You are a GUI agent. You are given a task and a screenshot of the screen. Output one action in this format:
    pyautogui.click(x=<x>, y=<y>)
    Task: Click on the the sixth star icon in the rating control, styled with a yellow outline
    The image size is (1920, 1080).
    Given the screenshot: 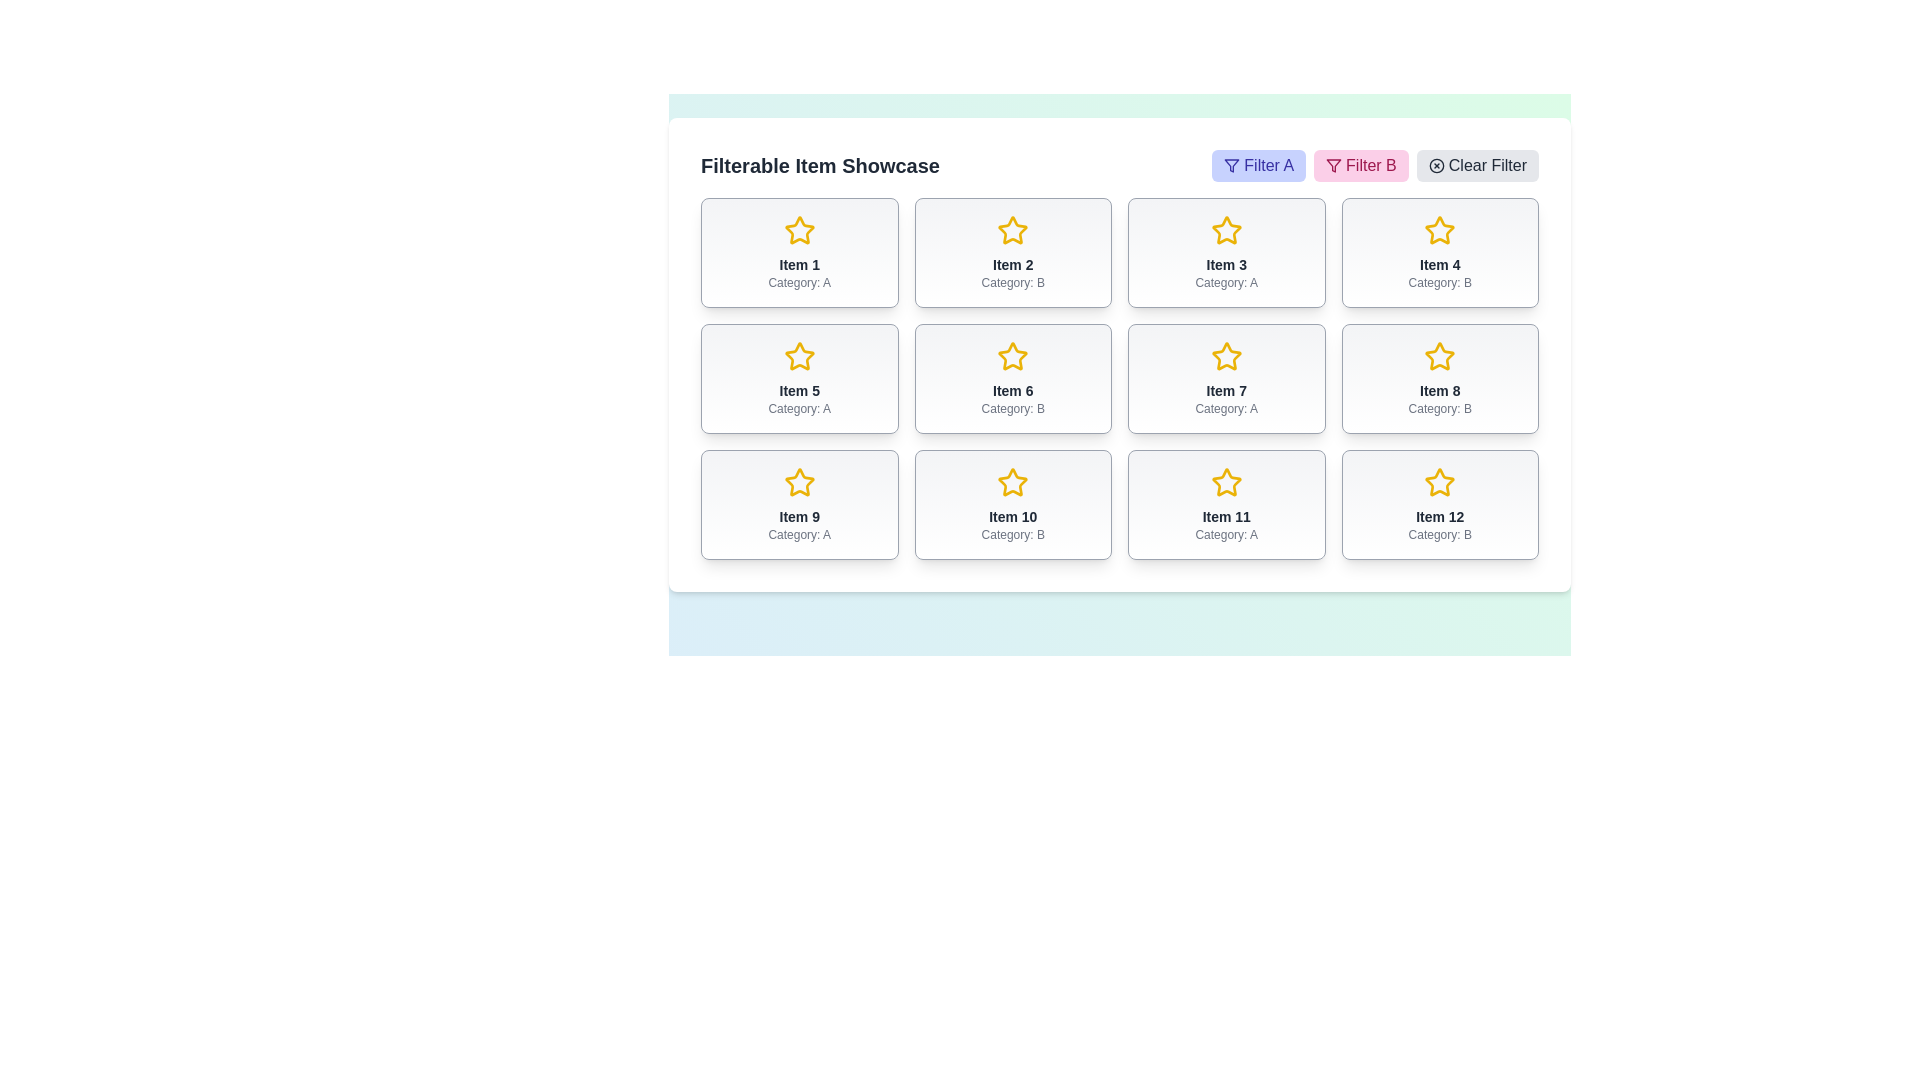 What is the action you would take?
    pyautogui.click(x=1013, y=355)
    